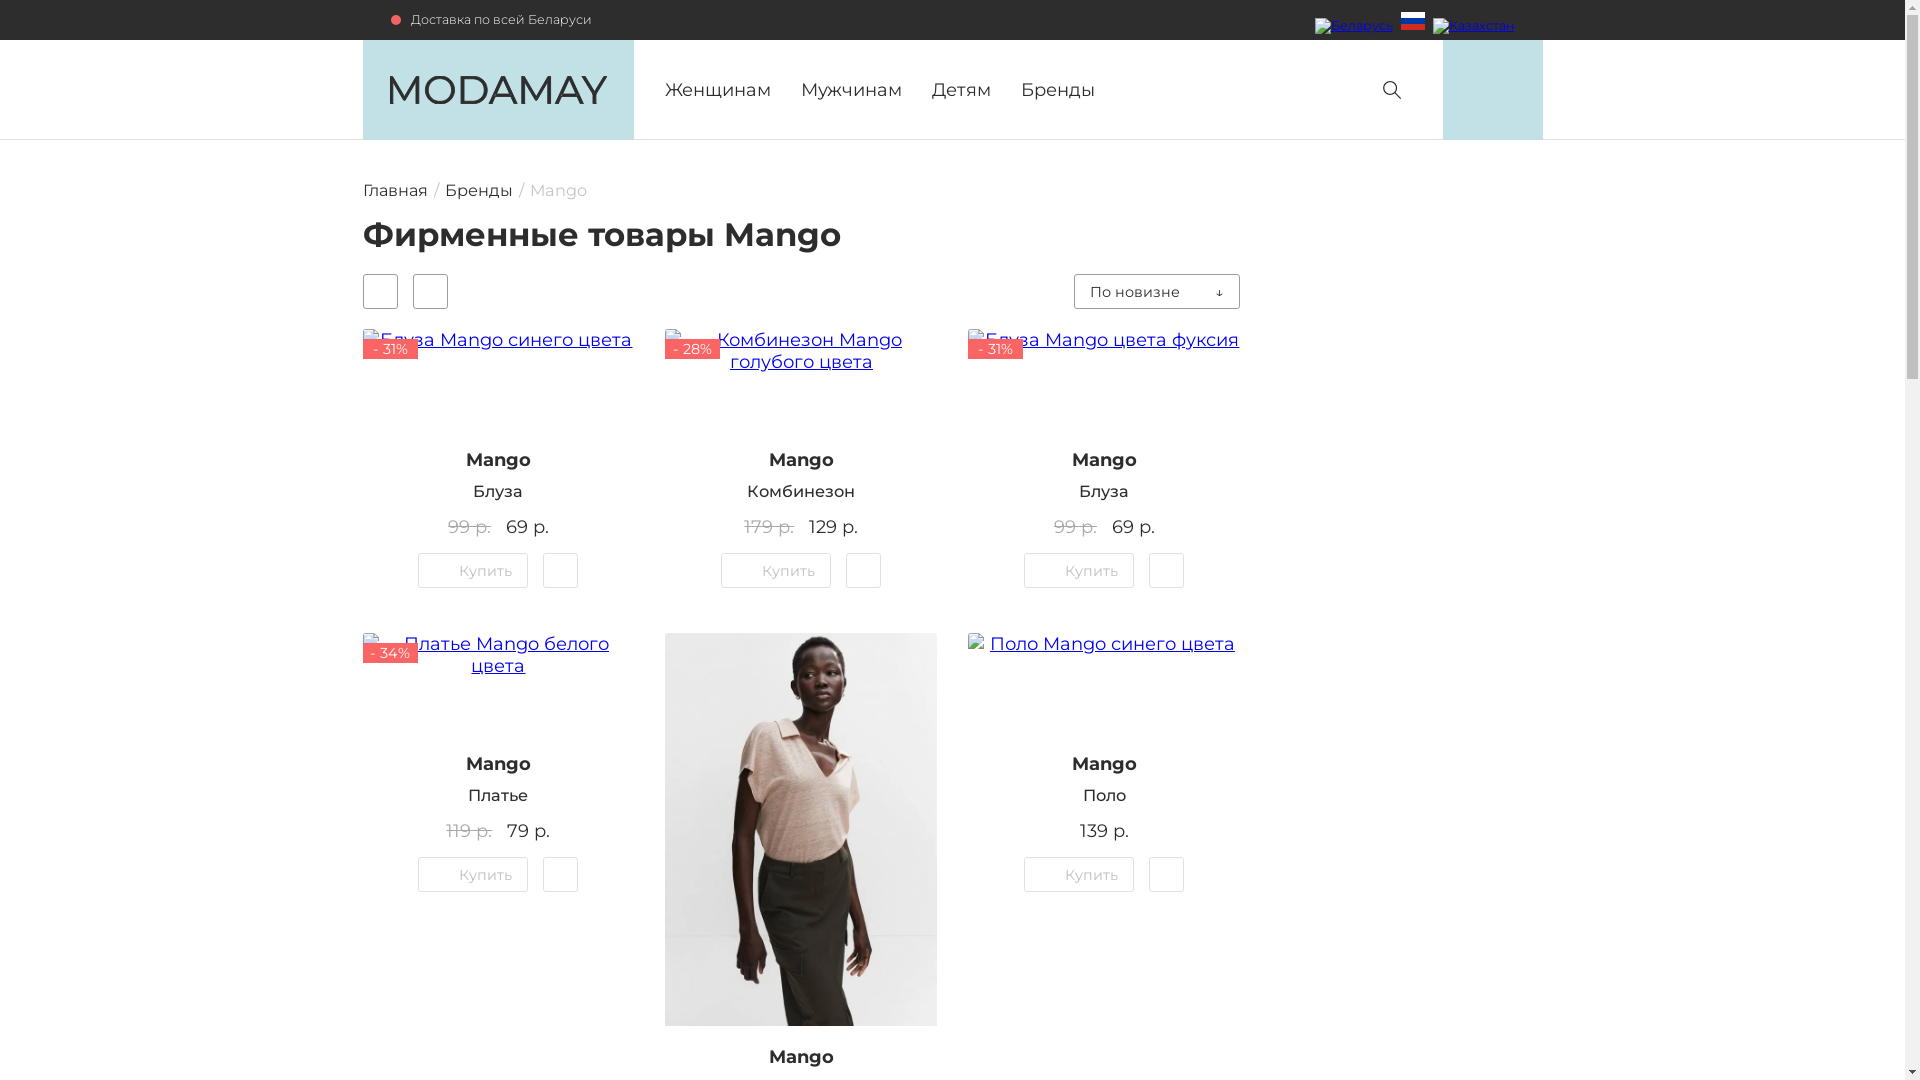 The width and height of the screenshot is (1920, 1080). Describe the element at coordinates (498, 459) in the screenshot. I see `'Mango'` at that location.